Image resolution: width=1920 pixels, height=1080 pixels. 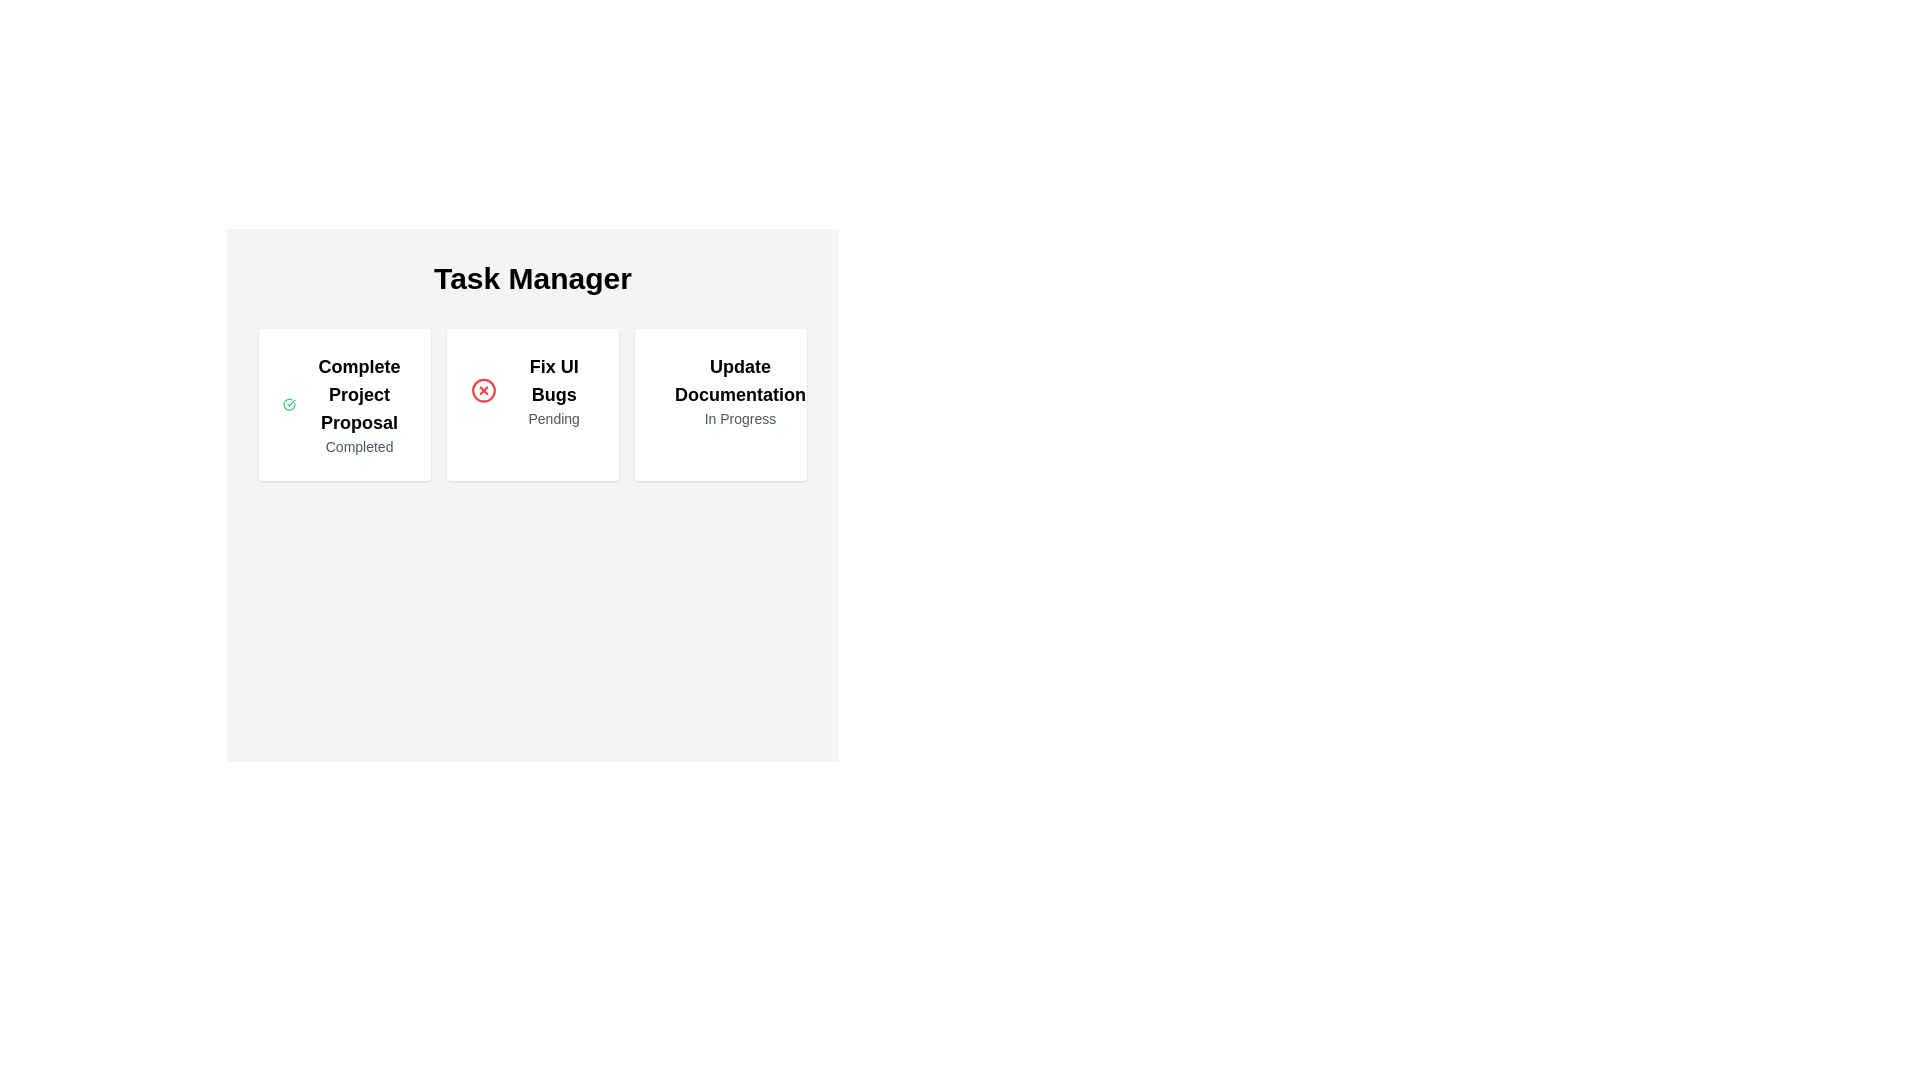 I want to click on the text label displaying the task title 'Update Documentation In Progress' located at the top of the rightmost card under the 'Task Manager' heading, so click(x=739, y=381).